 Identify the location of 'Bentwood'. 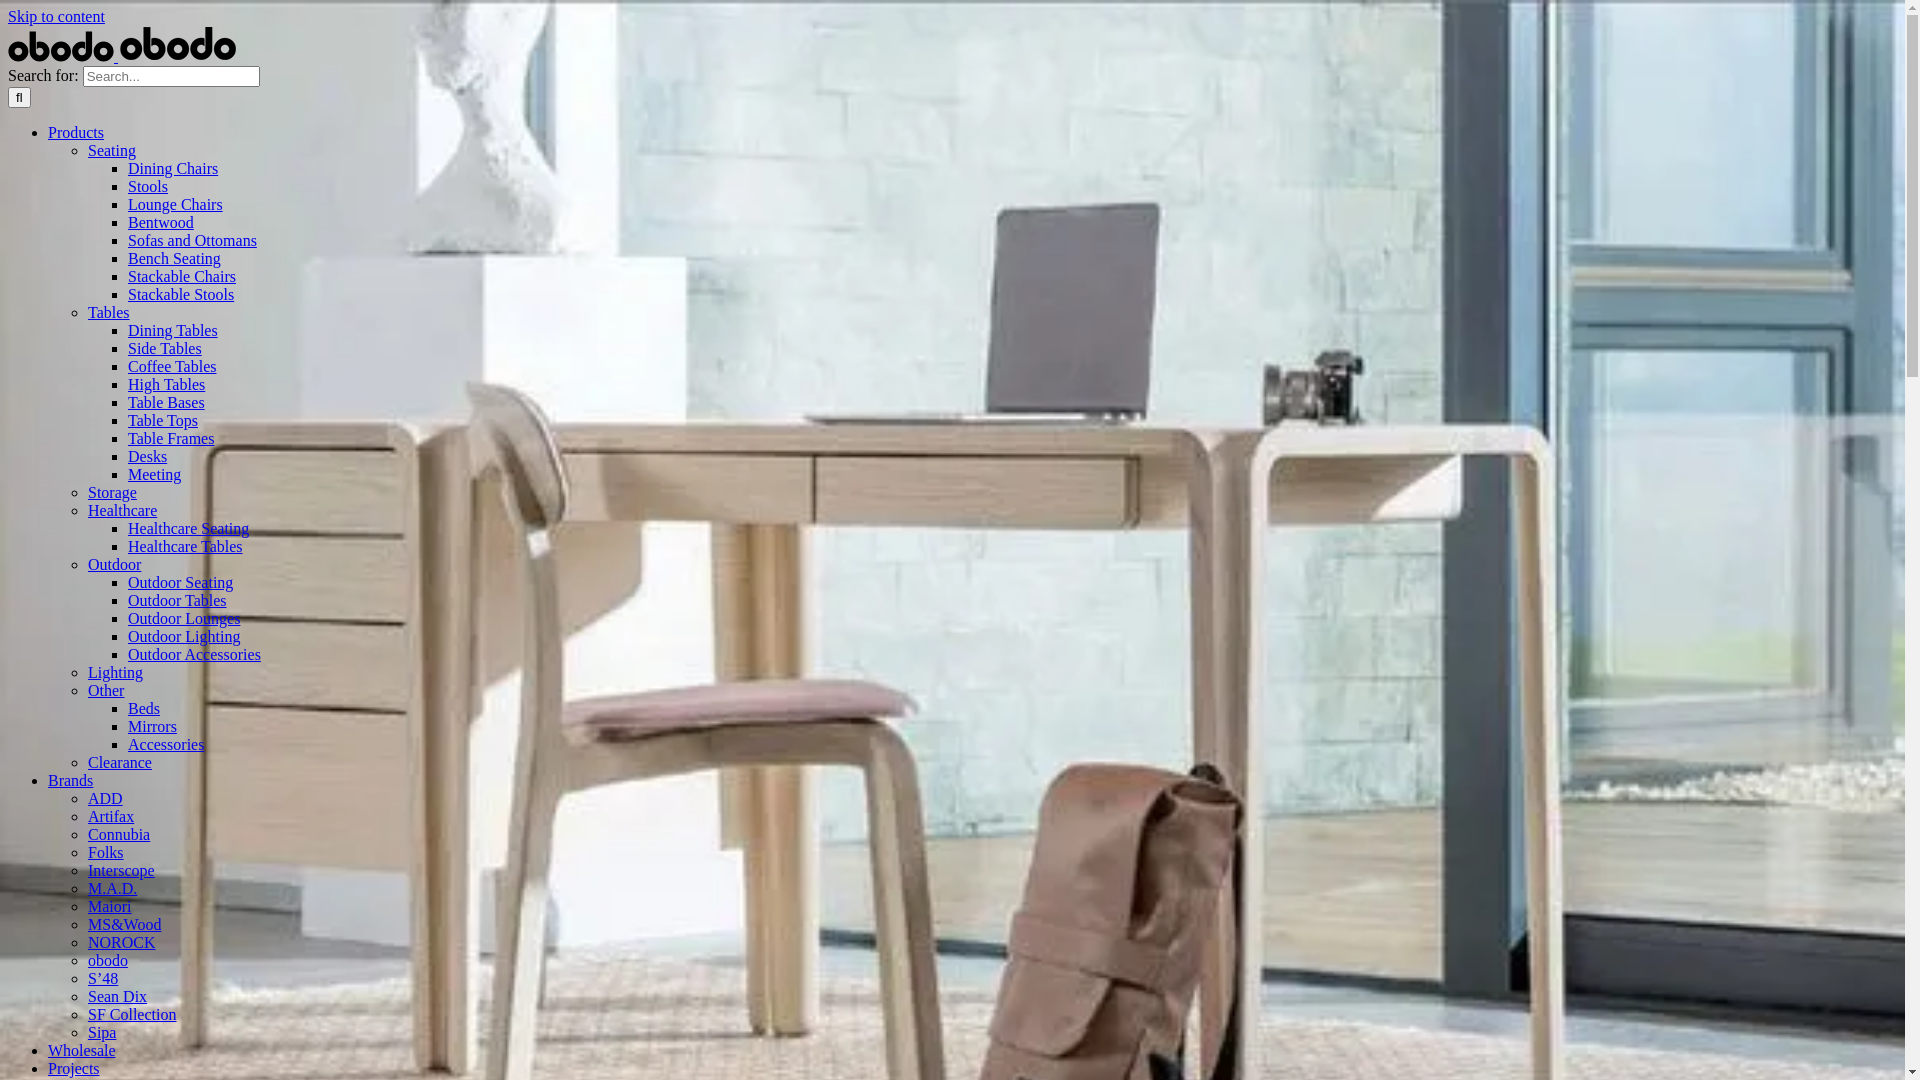
(127, 222).